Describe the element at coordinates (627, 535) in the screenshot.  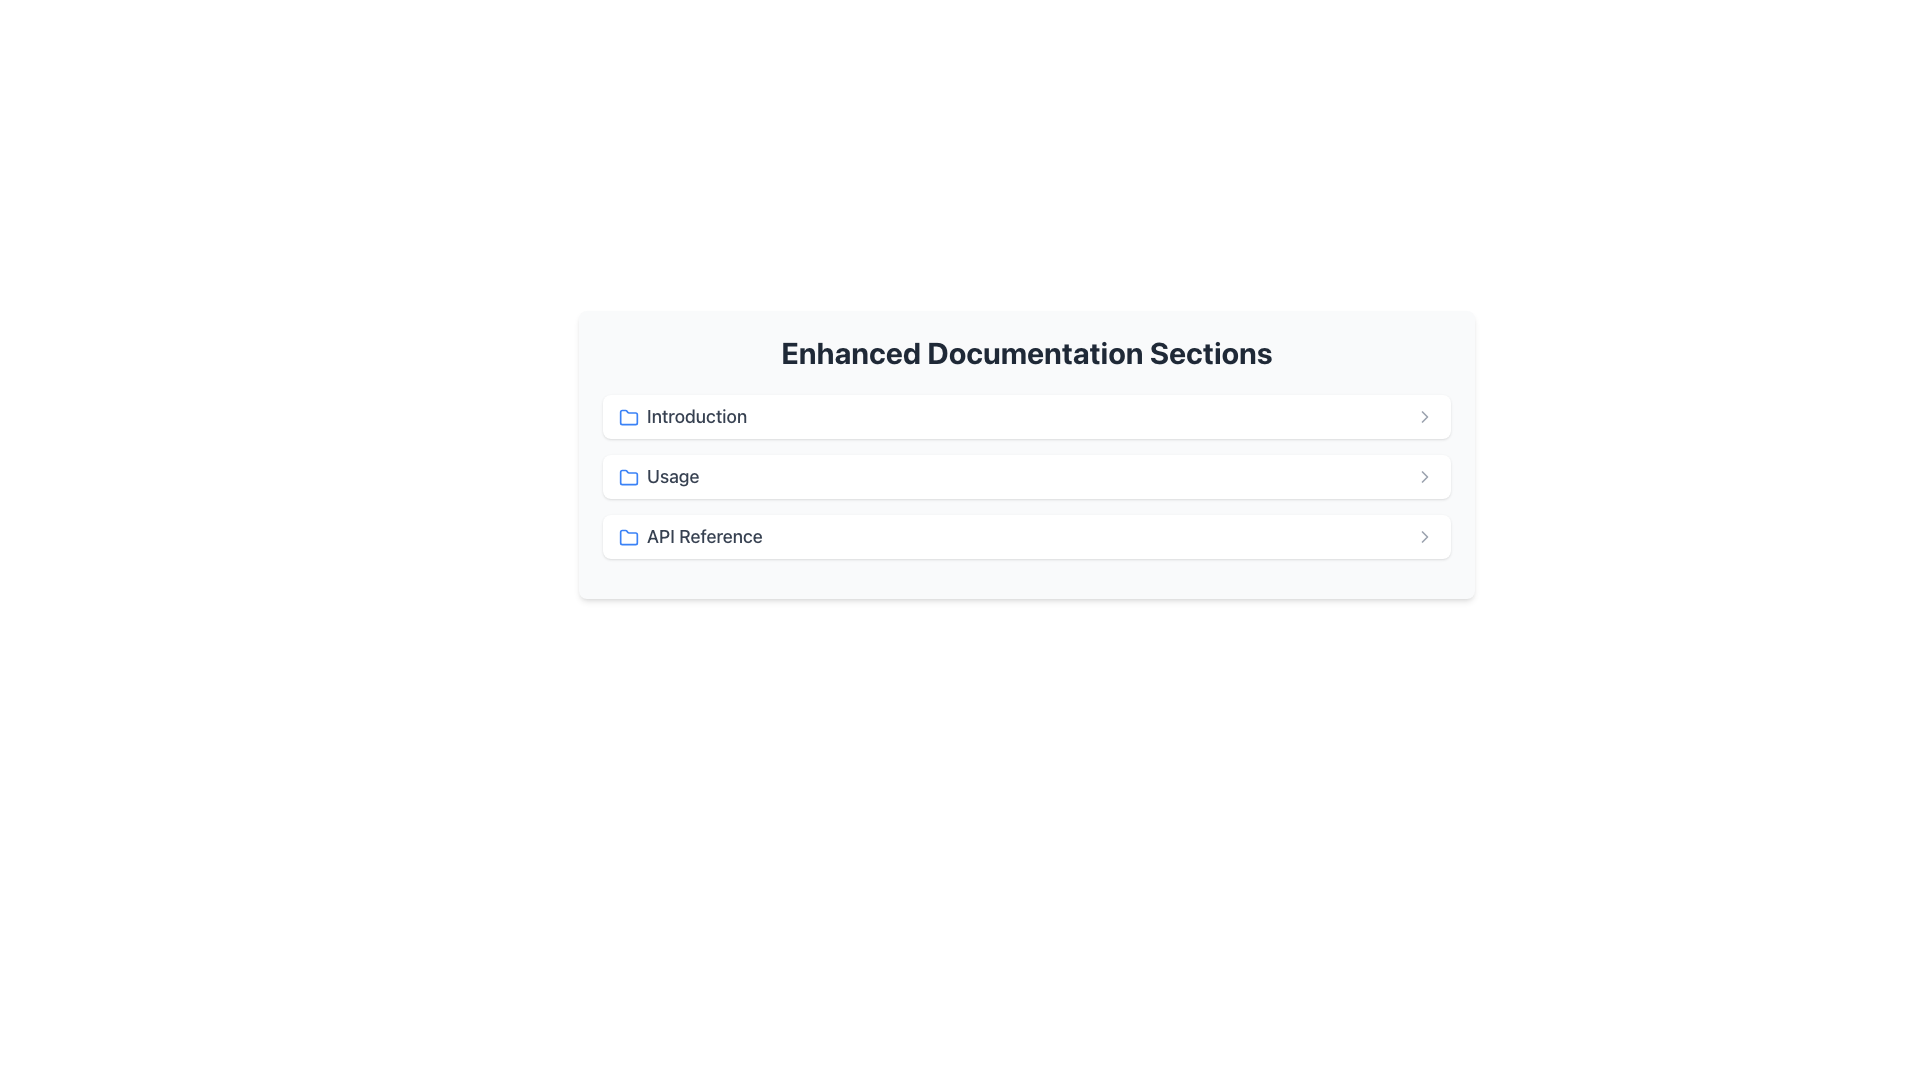
I see `the blue rectangular folder icon located to the left of the textual label 'API Reference', which is the third folder icon in the vertical list` at that location.